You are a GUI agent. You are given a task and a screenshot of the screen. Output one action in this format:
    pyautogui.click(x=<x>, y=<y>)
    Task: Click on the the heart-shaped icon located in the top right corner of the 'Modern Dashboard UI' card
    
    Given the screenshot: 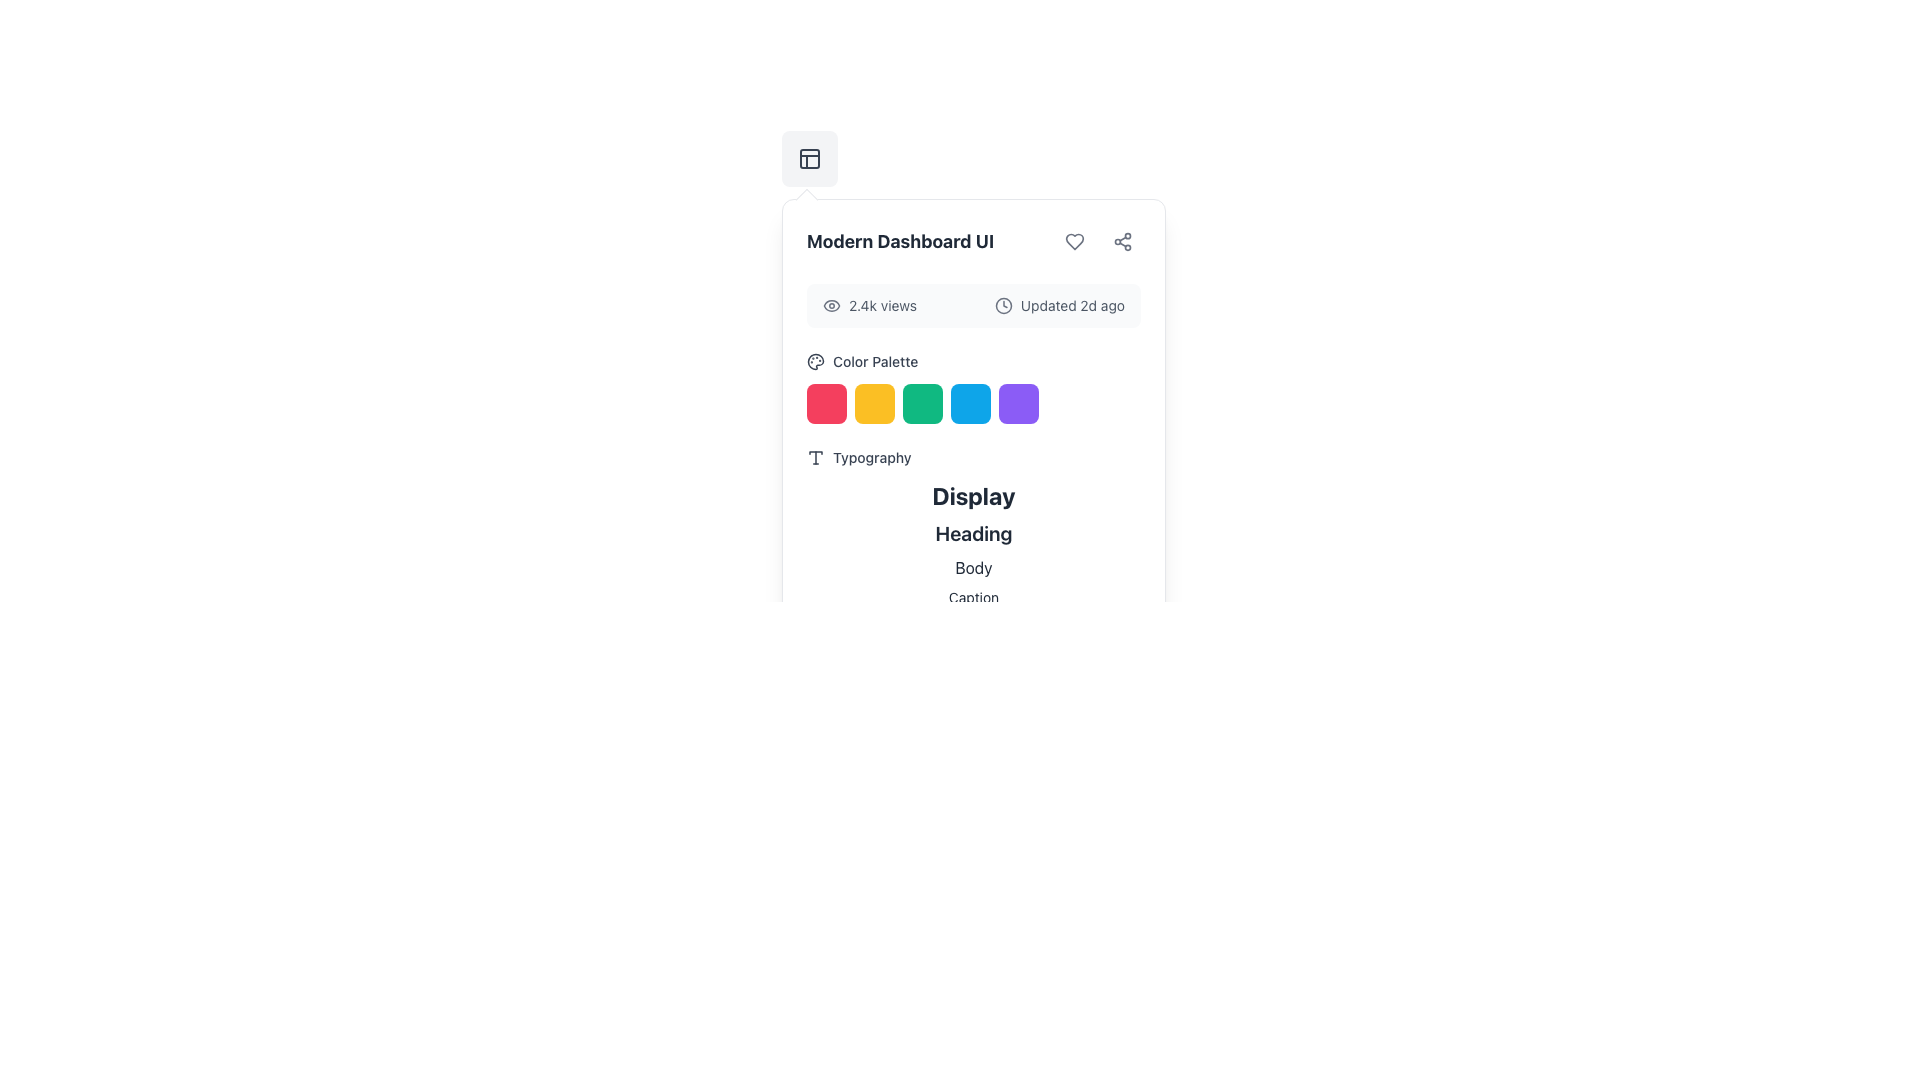 What is the action you would take?
    pyautogui.click(x=1074, y=241)
    